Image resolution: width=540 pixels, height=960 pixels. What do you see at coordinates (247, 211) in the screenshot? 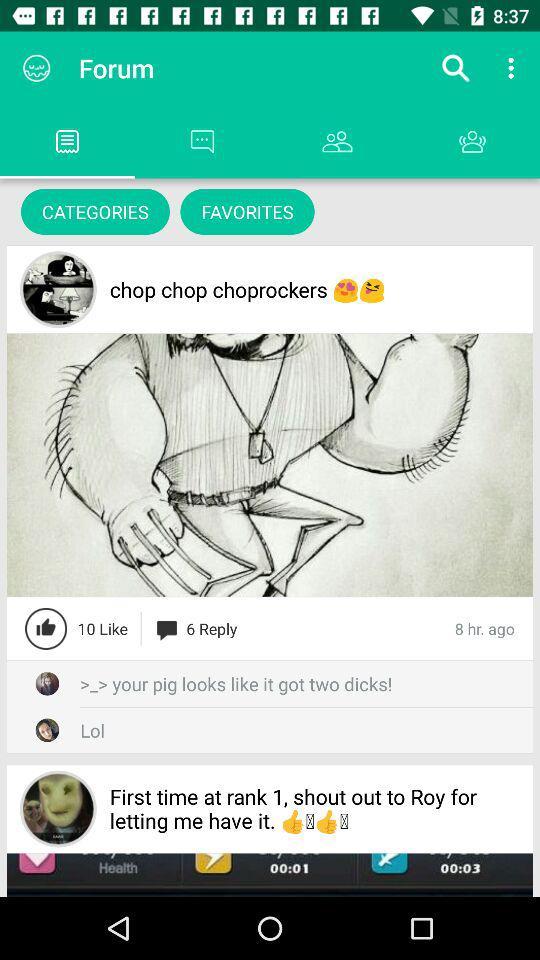
I see `the icon to the right of the categories` at bounding box center [247, 211].